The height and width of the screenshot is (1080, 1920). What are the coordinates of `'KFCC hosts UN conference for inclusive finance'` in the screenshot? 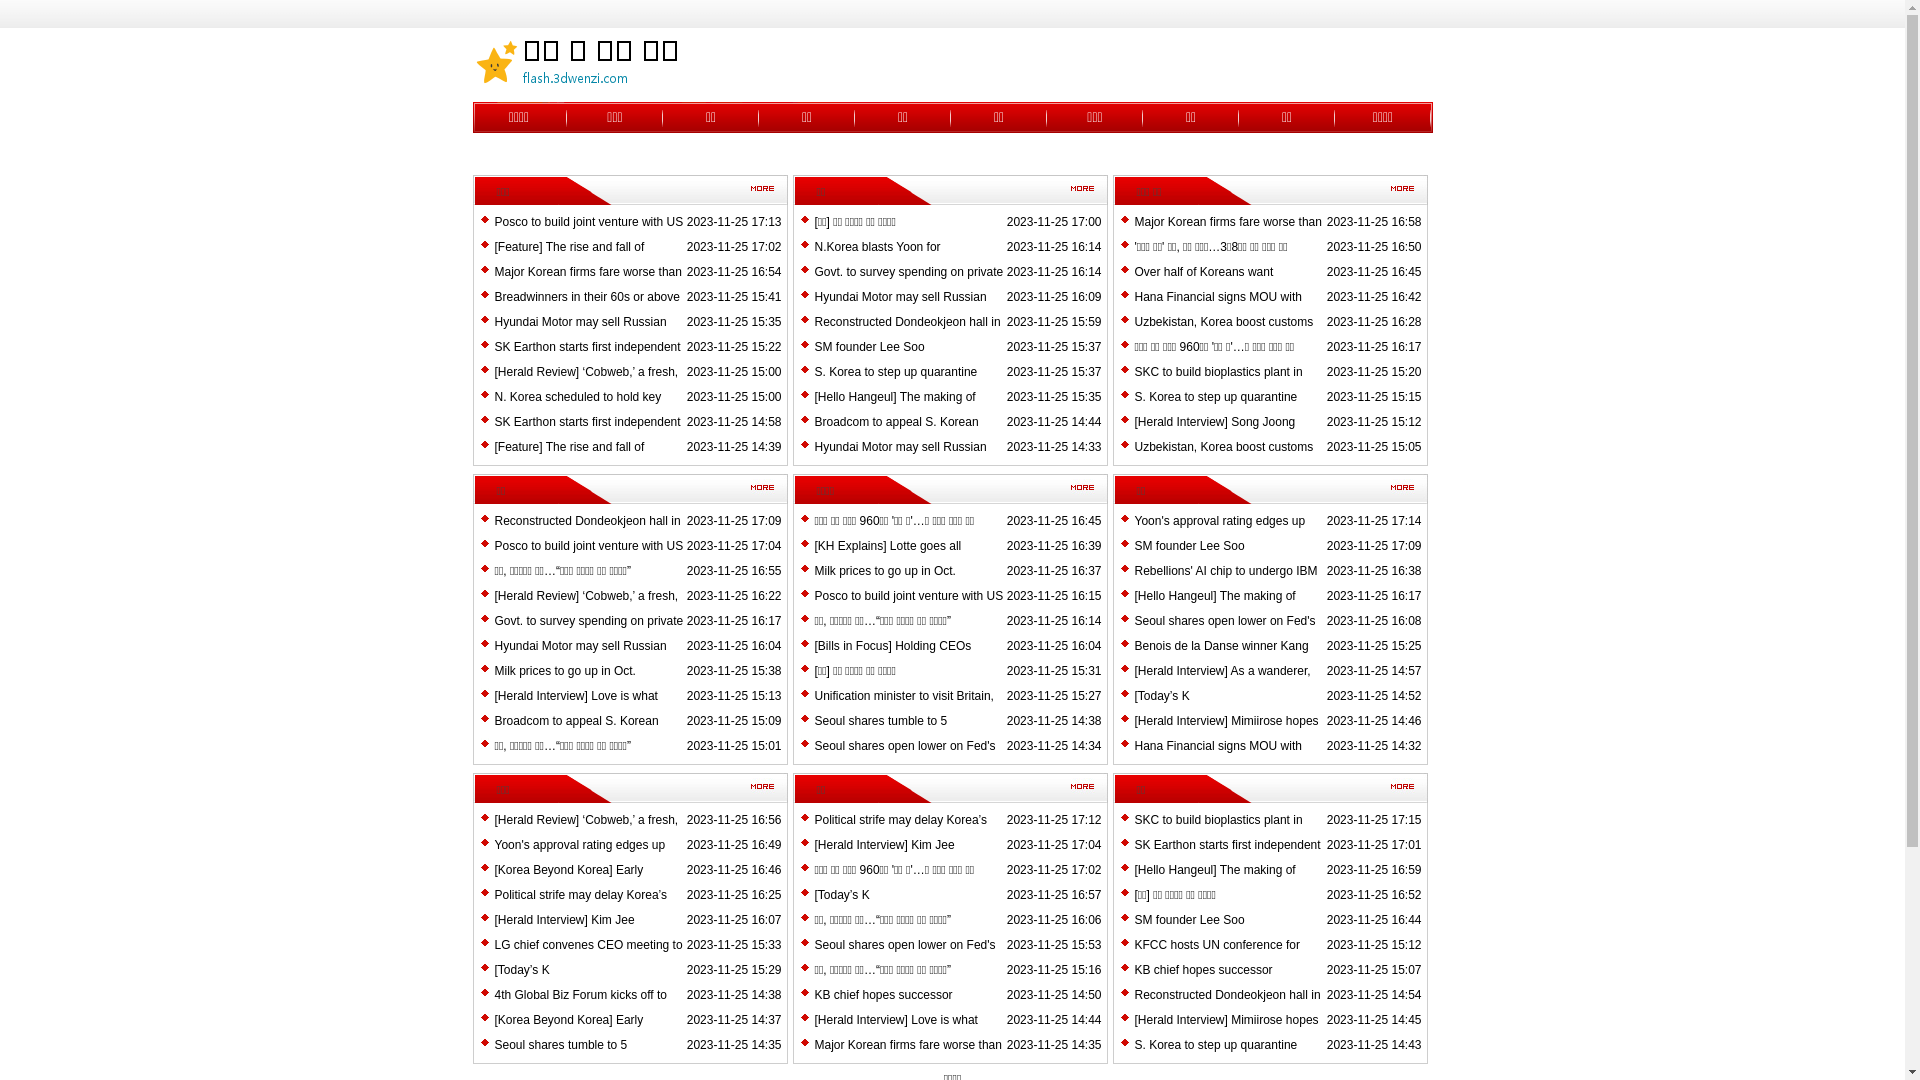 It's located at (1215, 955).